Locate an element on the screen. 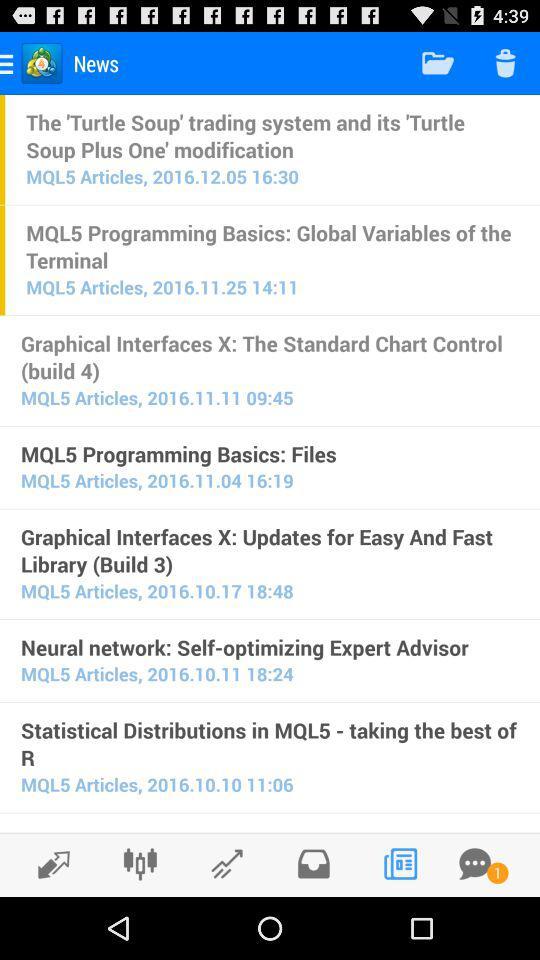 The image size is (540, 960). the icon below the mql5 articles 2016 icon is located at coordinates (270, 646).